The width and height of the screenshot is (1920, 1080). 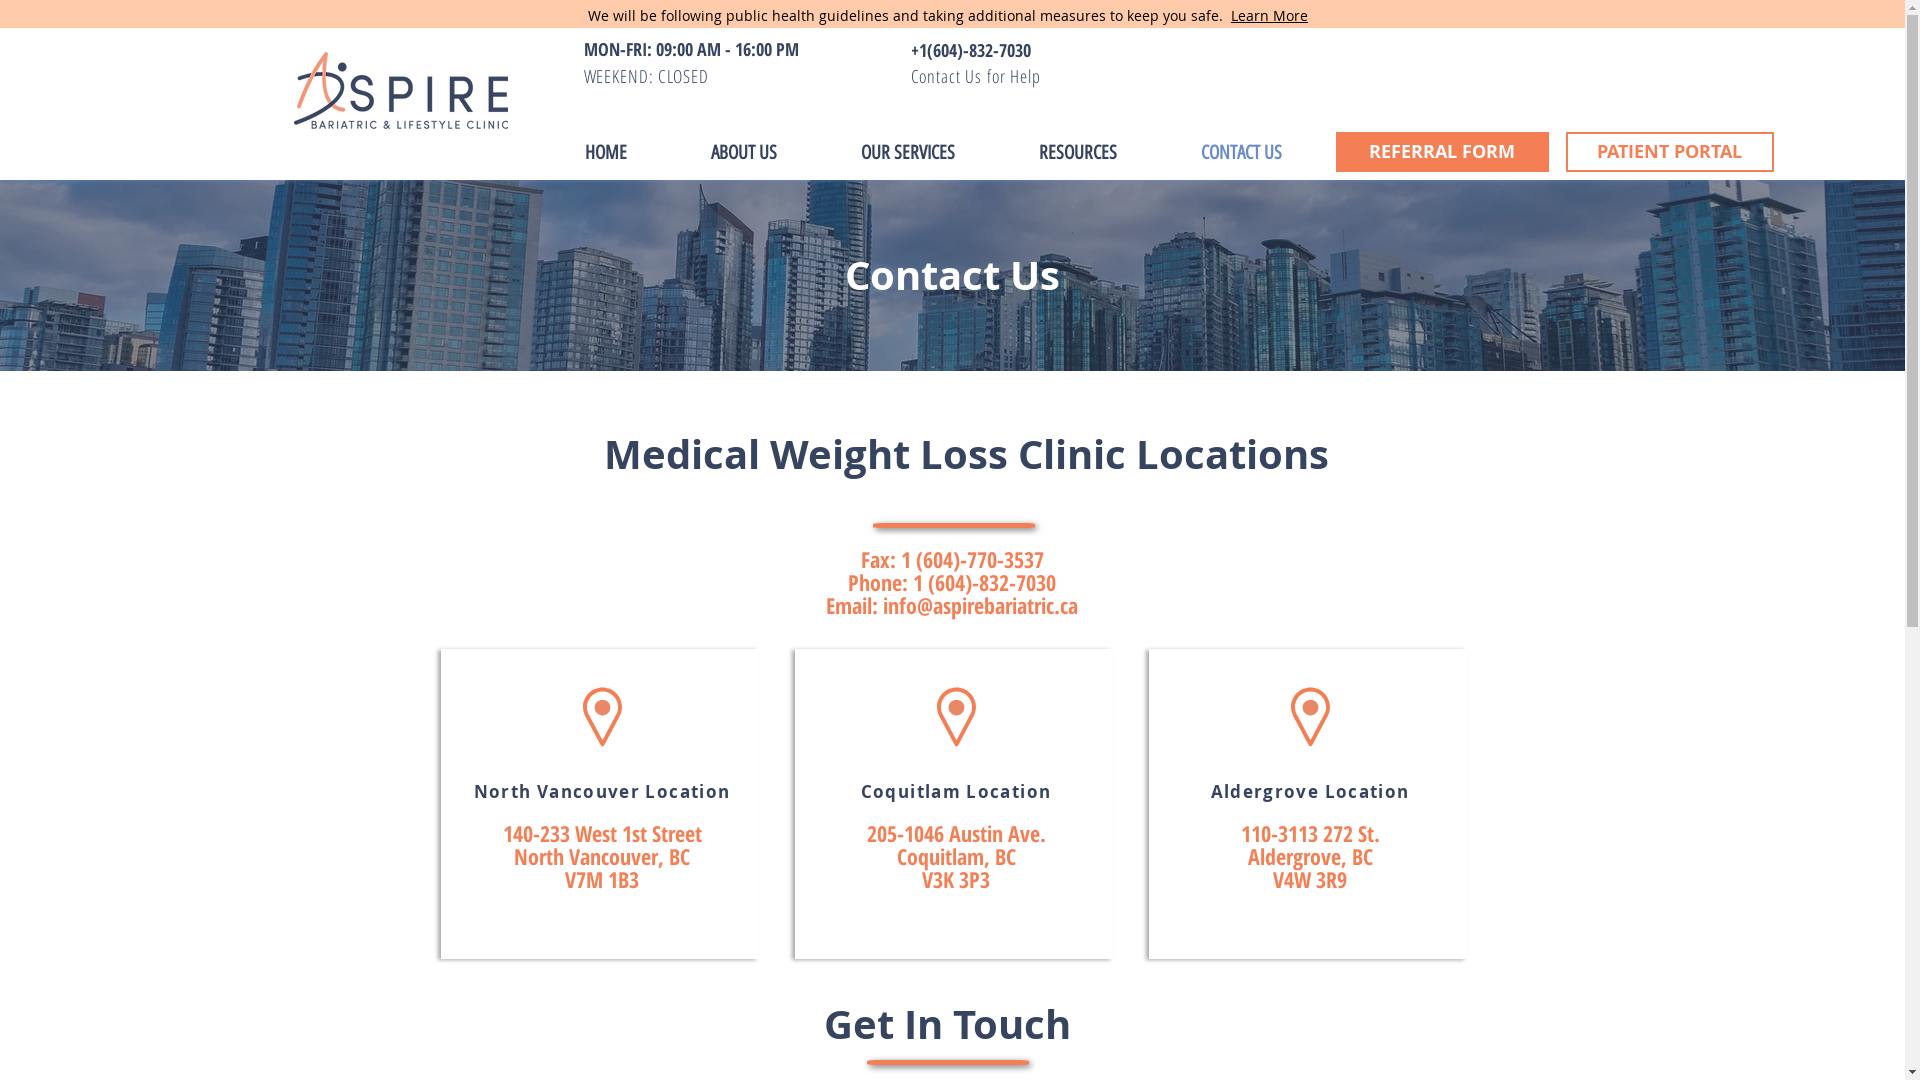 I want to click on 'RESOURCES', so click(x=1075, y=152).